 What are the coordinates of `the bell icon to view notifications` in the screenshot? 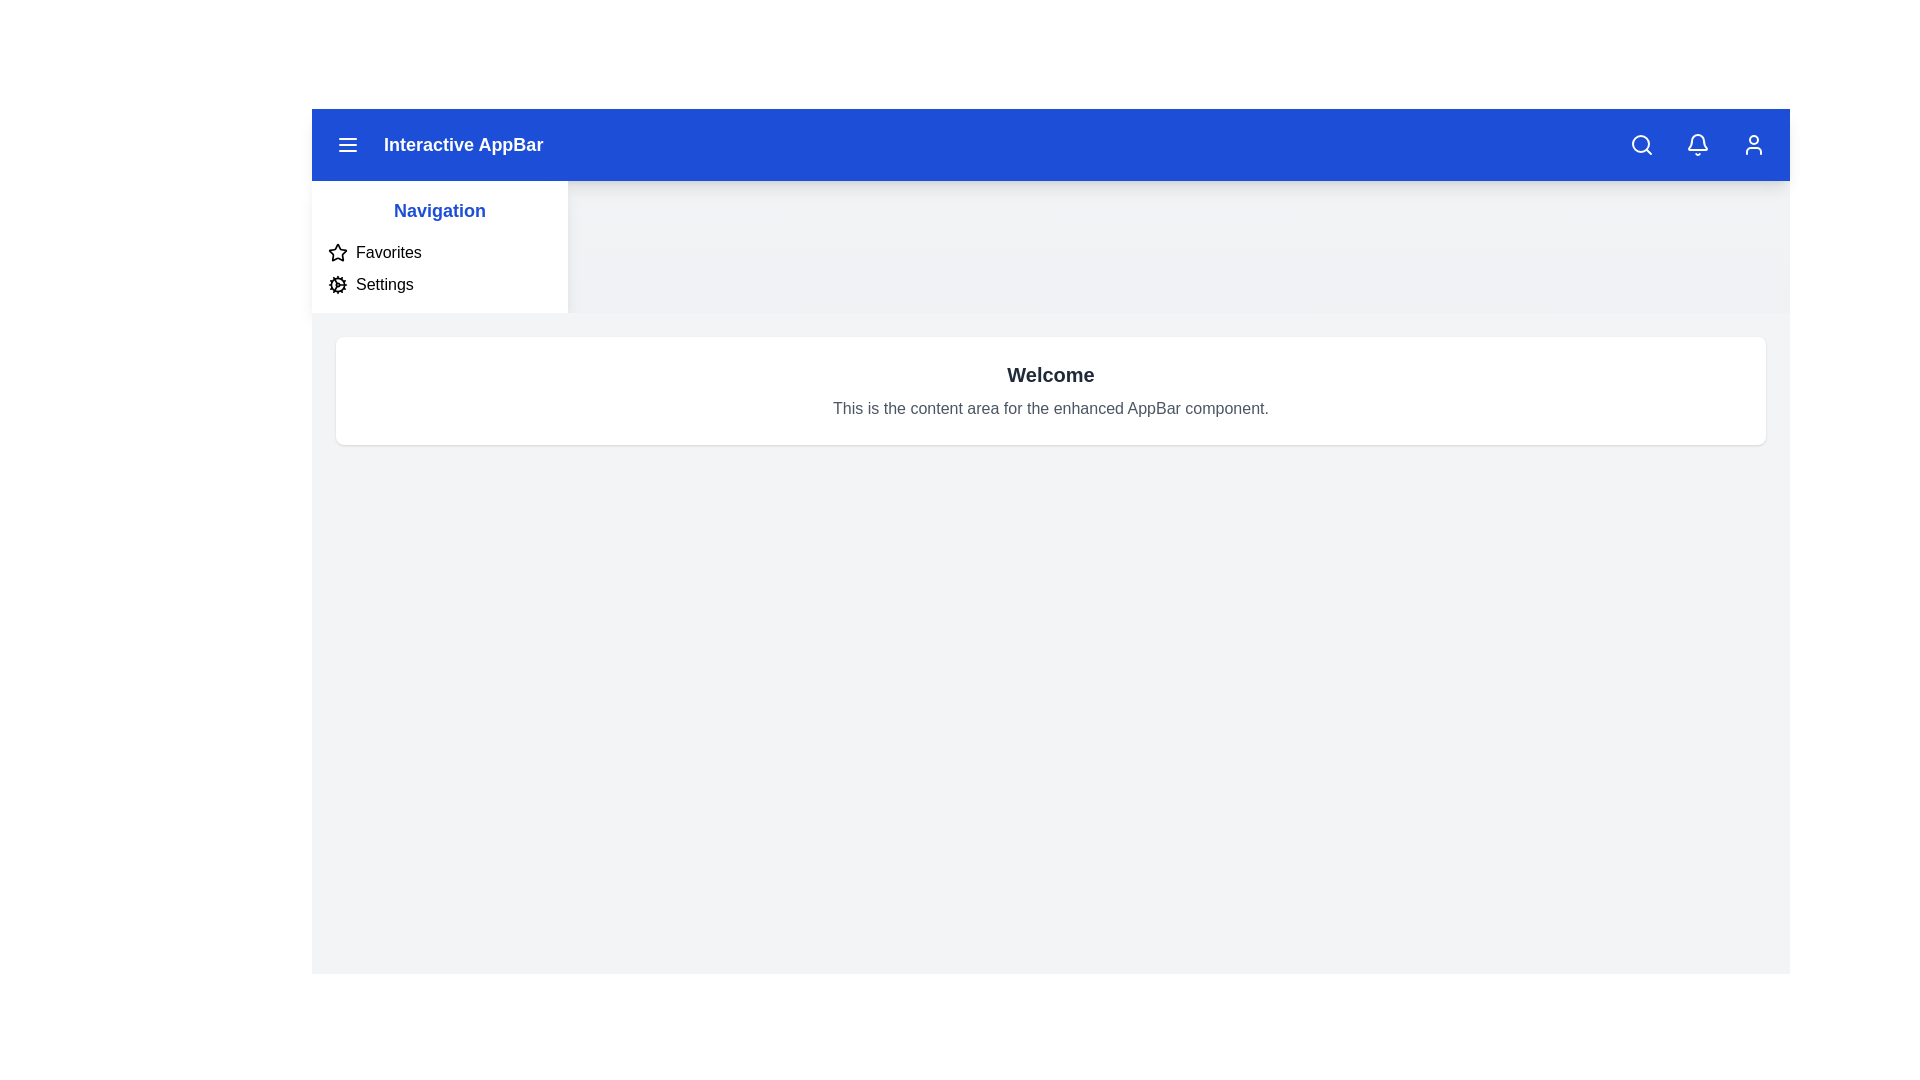 It's located at (1697, 144).